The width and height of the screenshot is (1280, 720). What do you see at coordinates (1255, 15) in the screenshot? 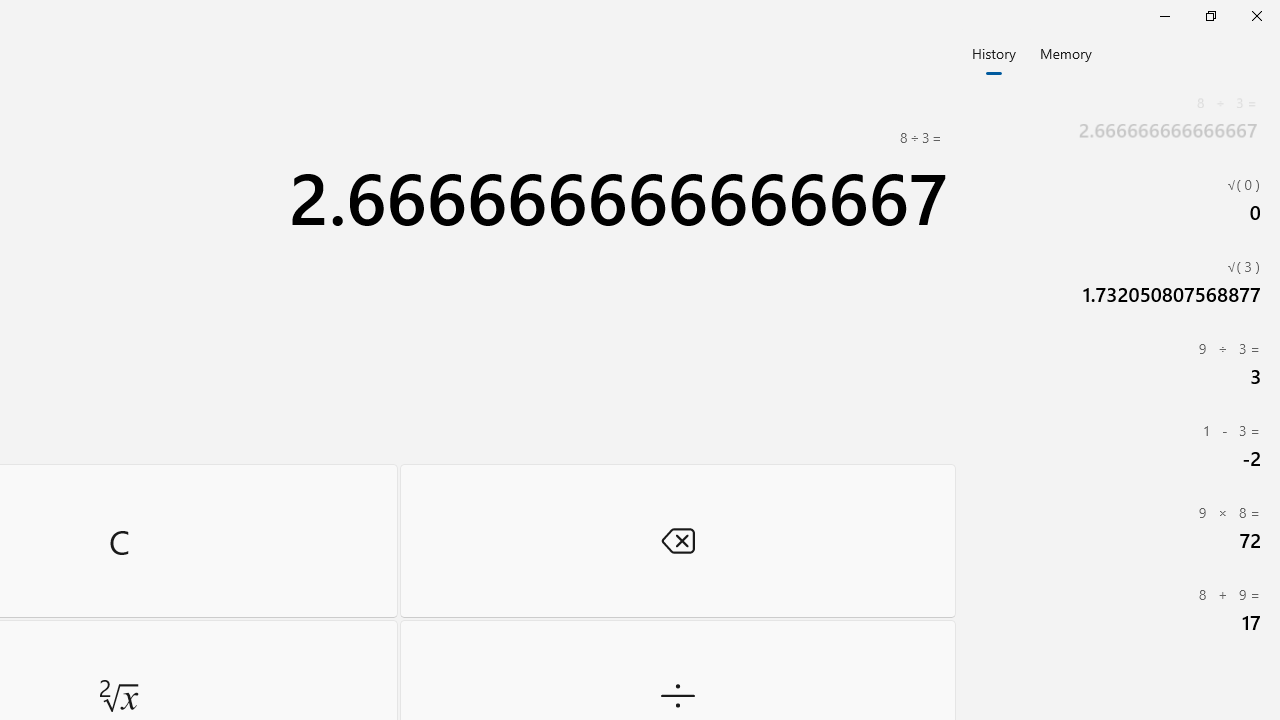
I see `'Close Calculator'` at bounding box center [1255, 15].